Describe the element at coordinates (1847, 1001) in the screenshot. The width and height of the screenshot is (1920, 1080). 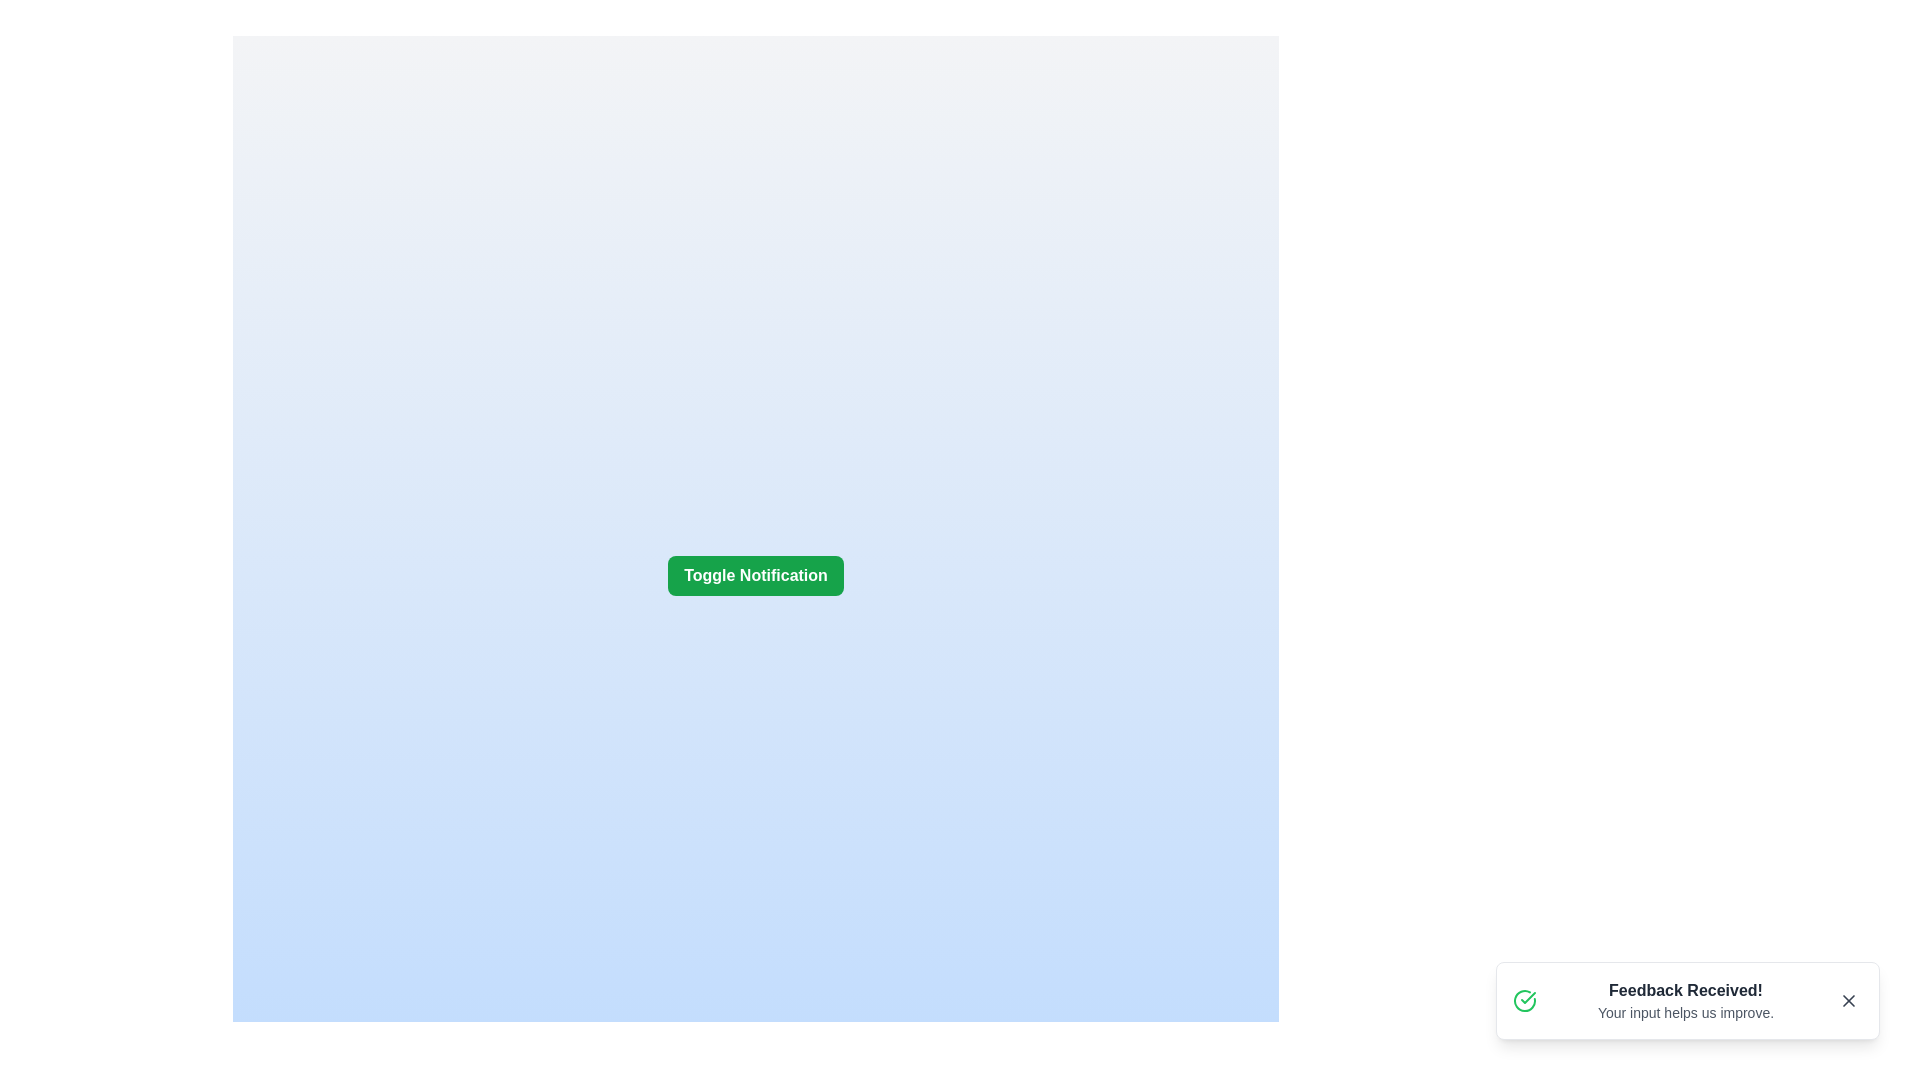
I see `the 'X' button to close the notification` at that location.